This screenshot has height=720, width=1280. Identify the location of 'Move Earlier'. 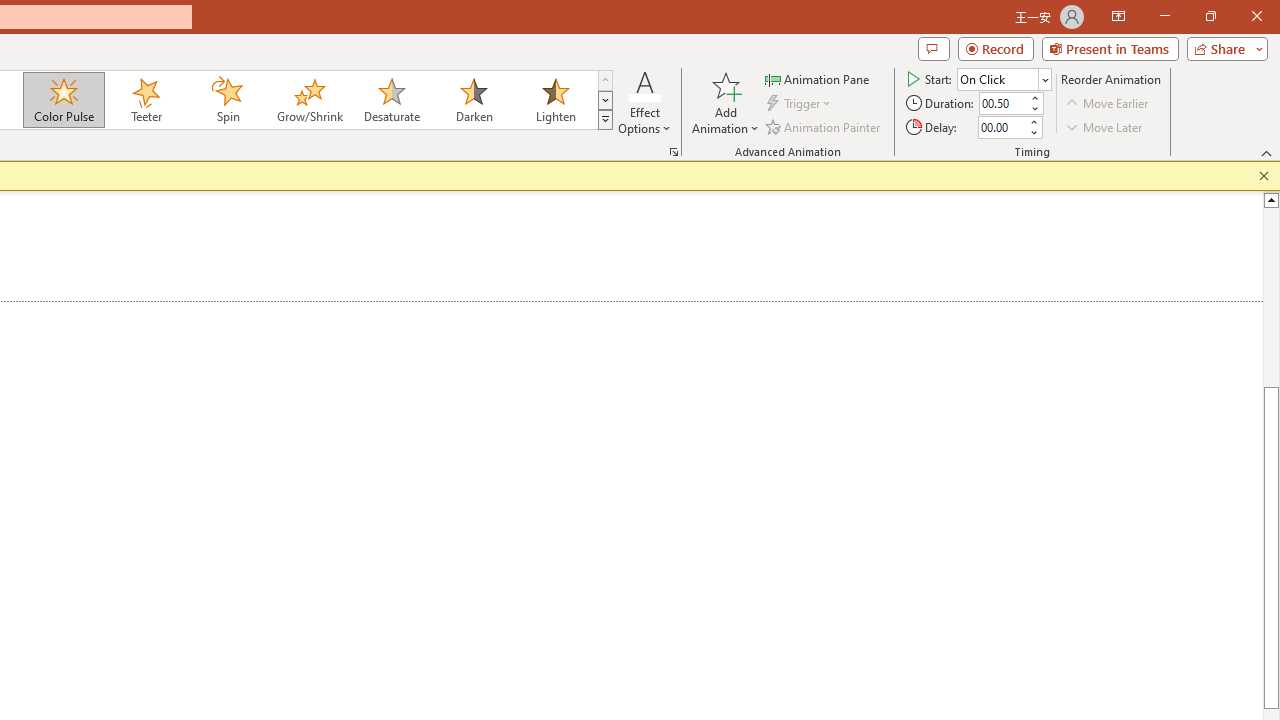
(1106, 103).